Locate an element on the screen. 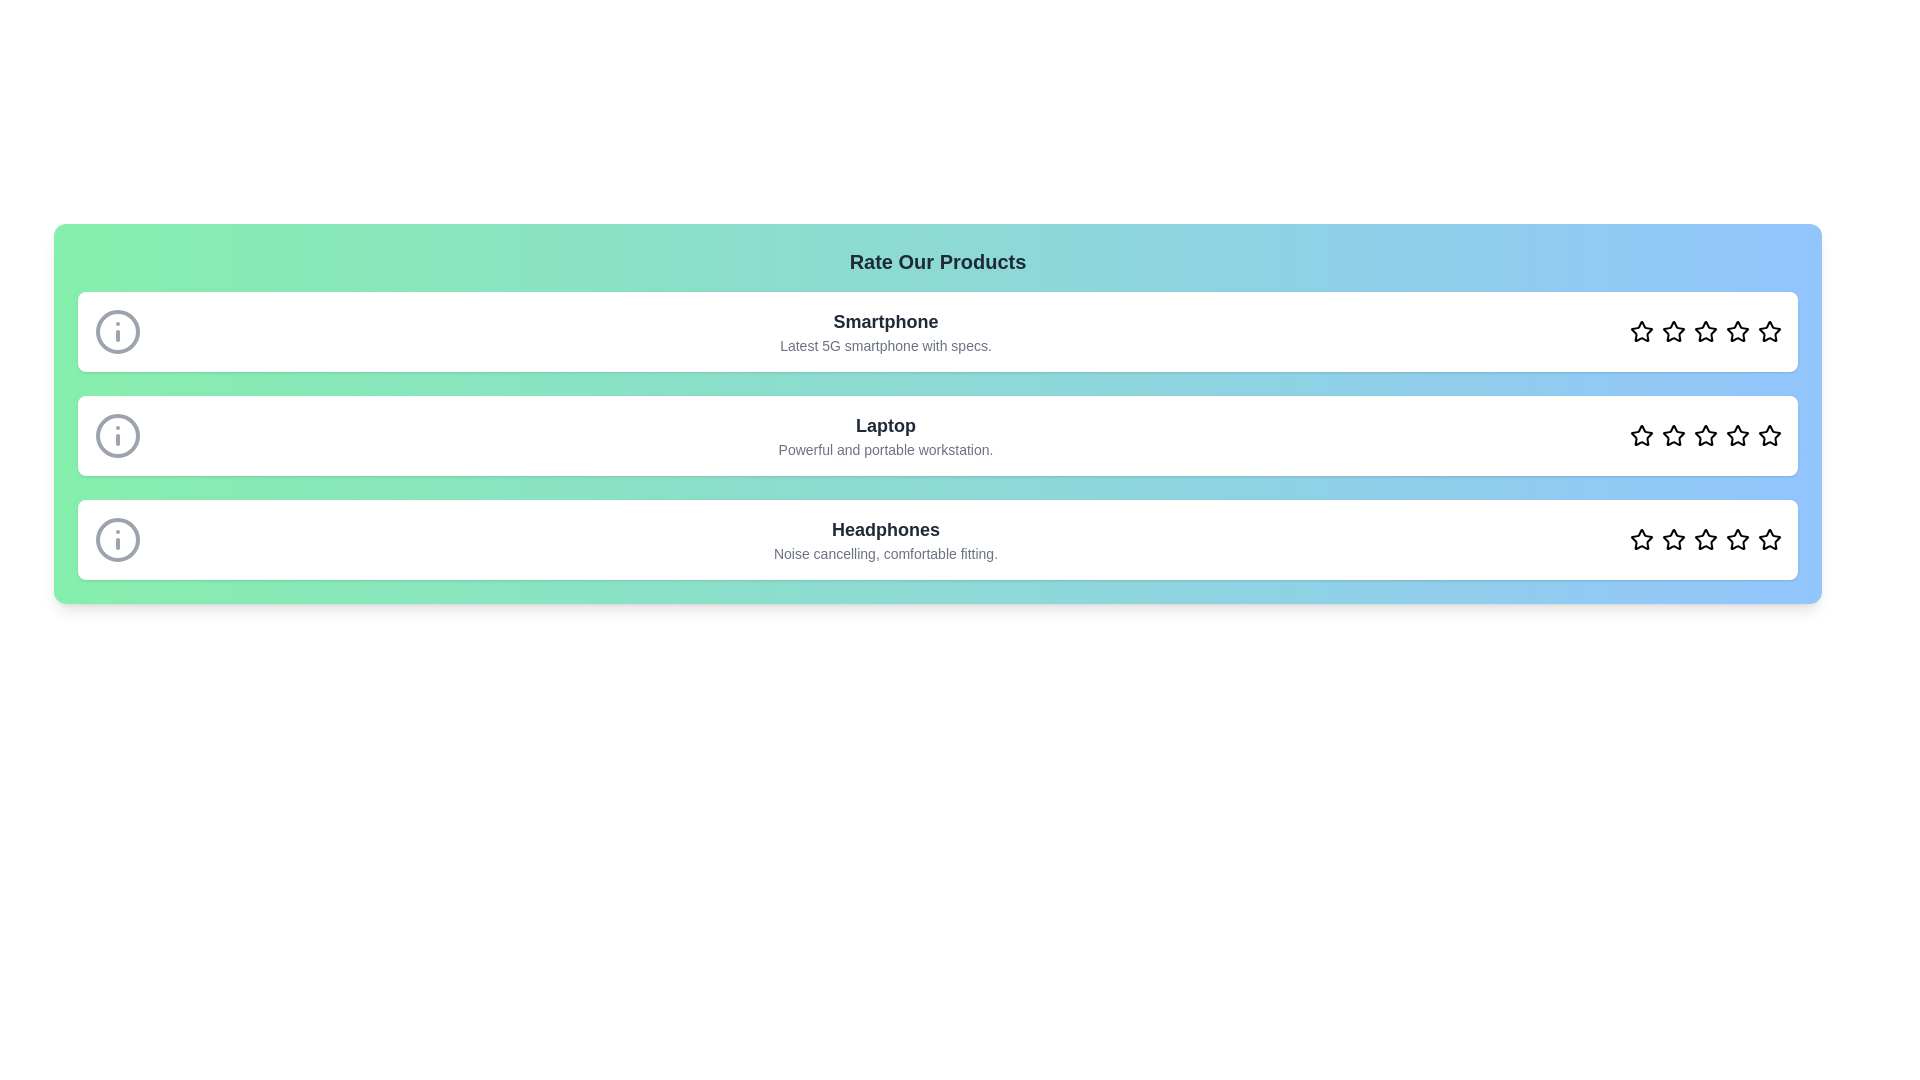  keyboard navigation is located at coordinates (1736, 434).